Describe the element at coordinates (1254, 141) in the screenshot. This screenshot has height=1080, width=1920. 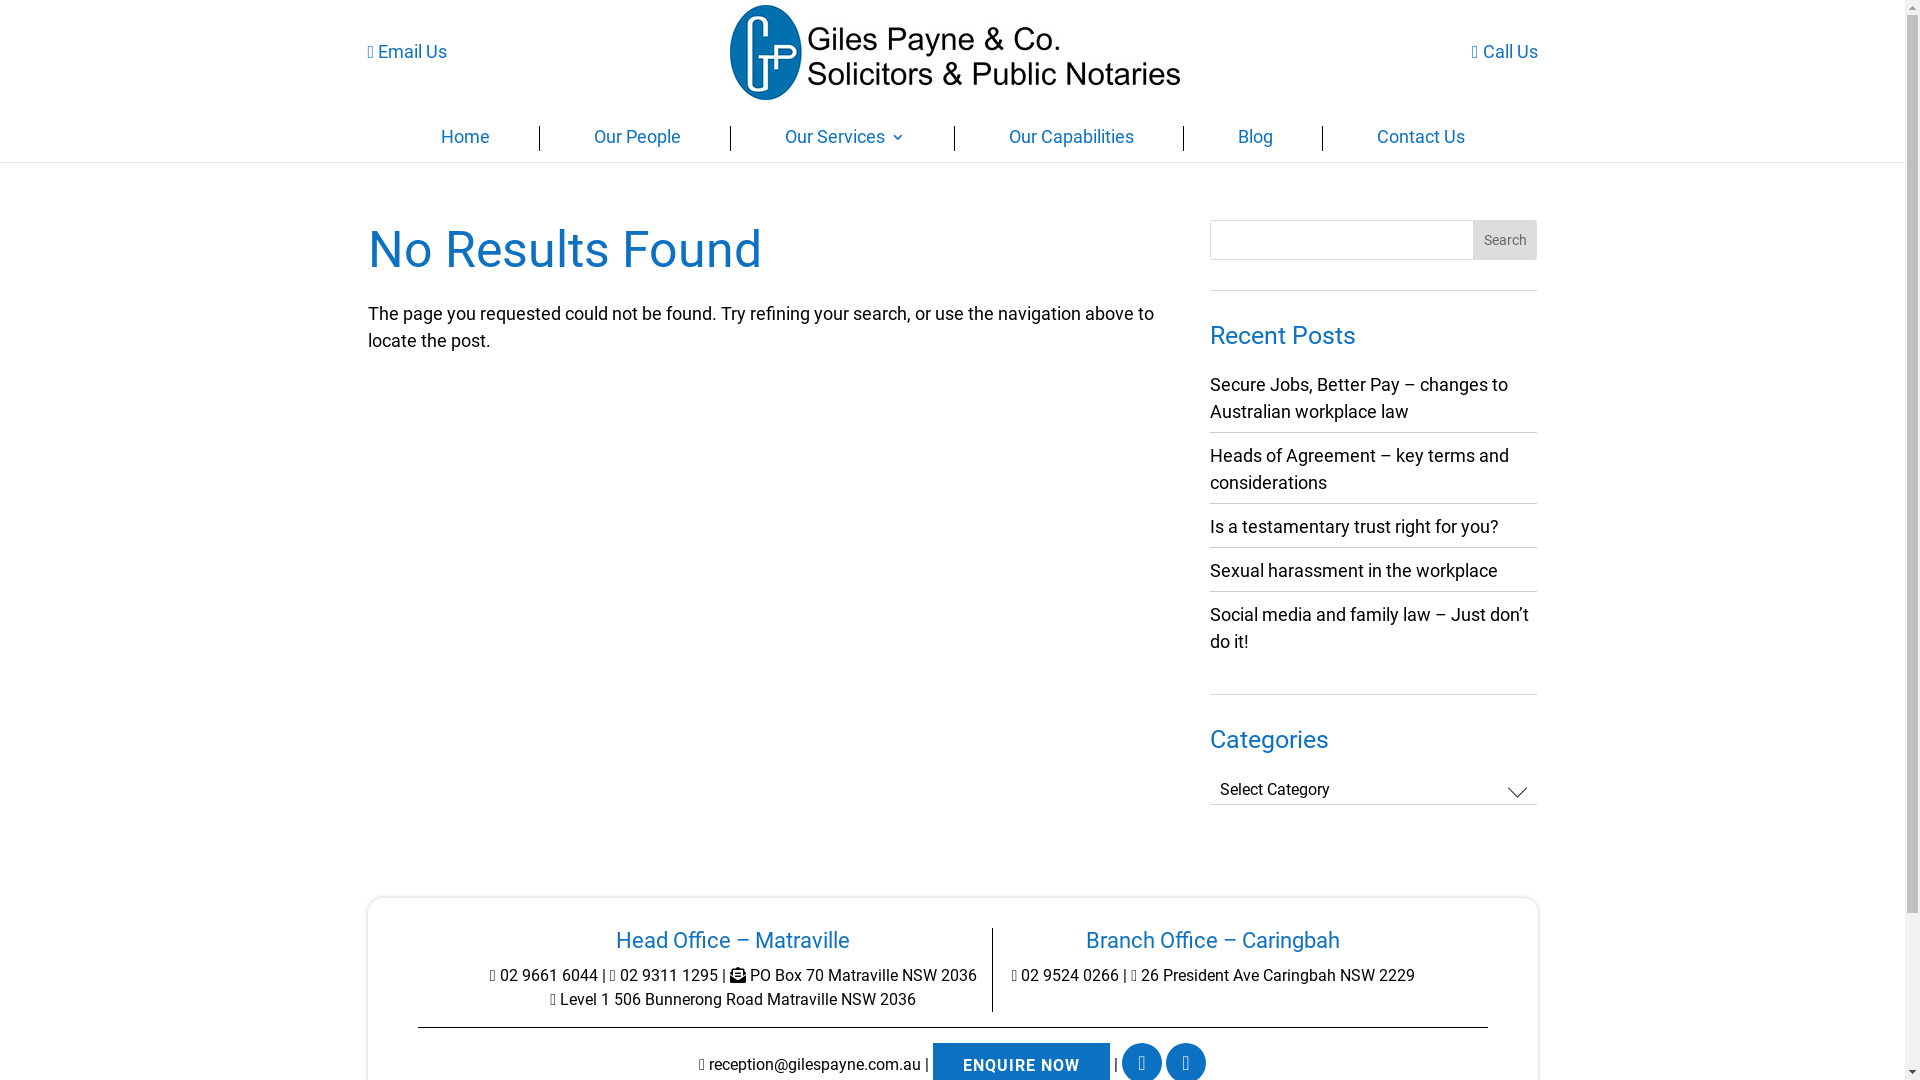
I see `'Blog'` at that location.